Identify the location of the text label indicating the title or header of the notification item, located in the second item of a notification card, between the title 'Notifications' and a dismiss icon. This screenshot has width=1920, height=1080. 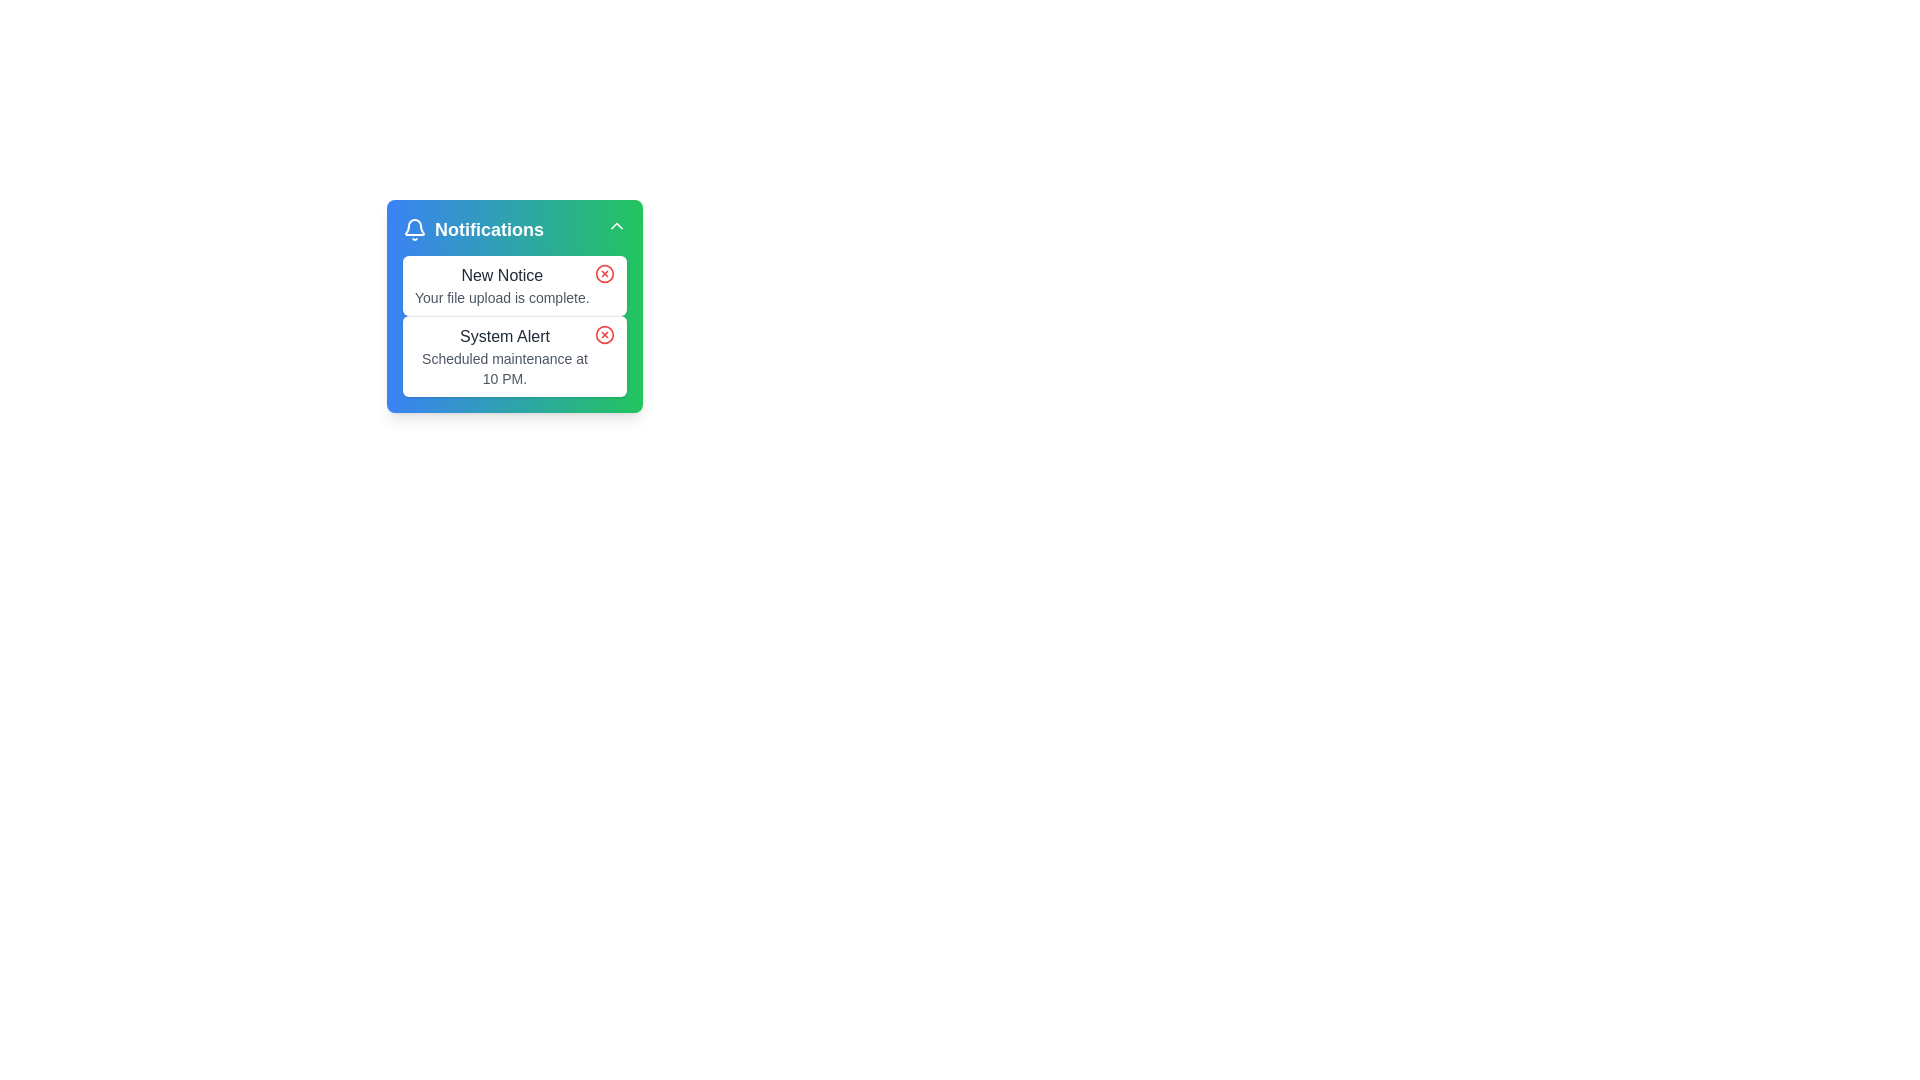
(504, 335).